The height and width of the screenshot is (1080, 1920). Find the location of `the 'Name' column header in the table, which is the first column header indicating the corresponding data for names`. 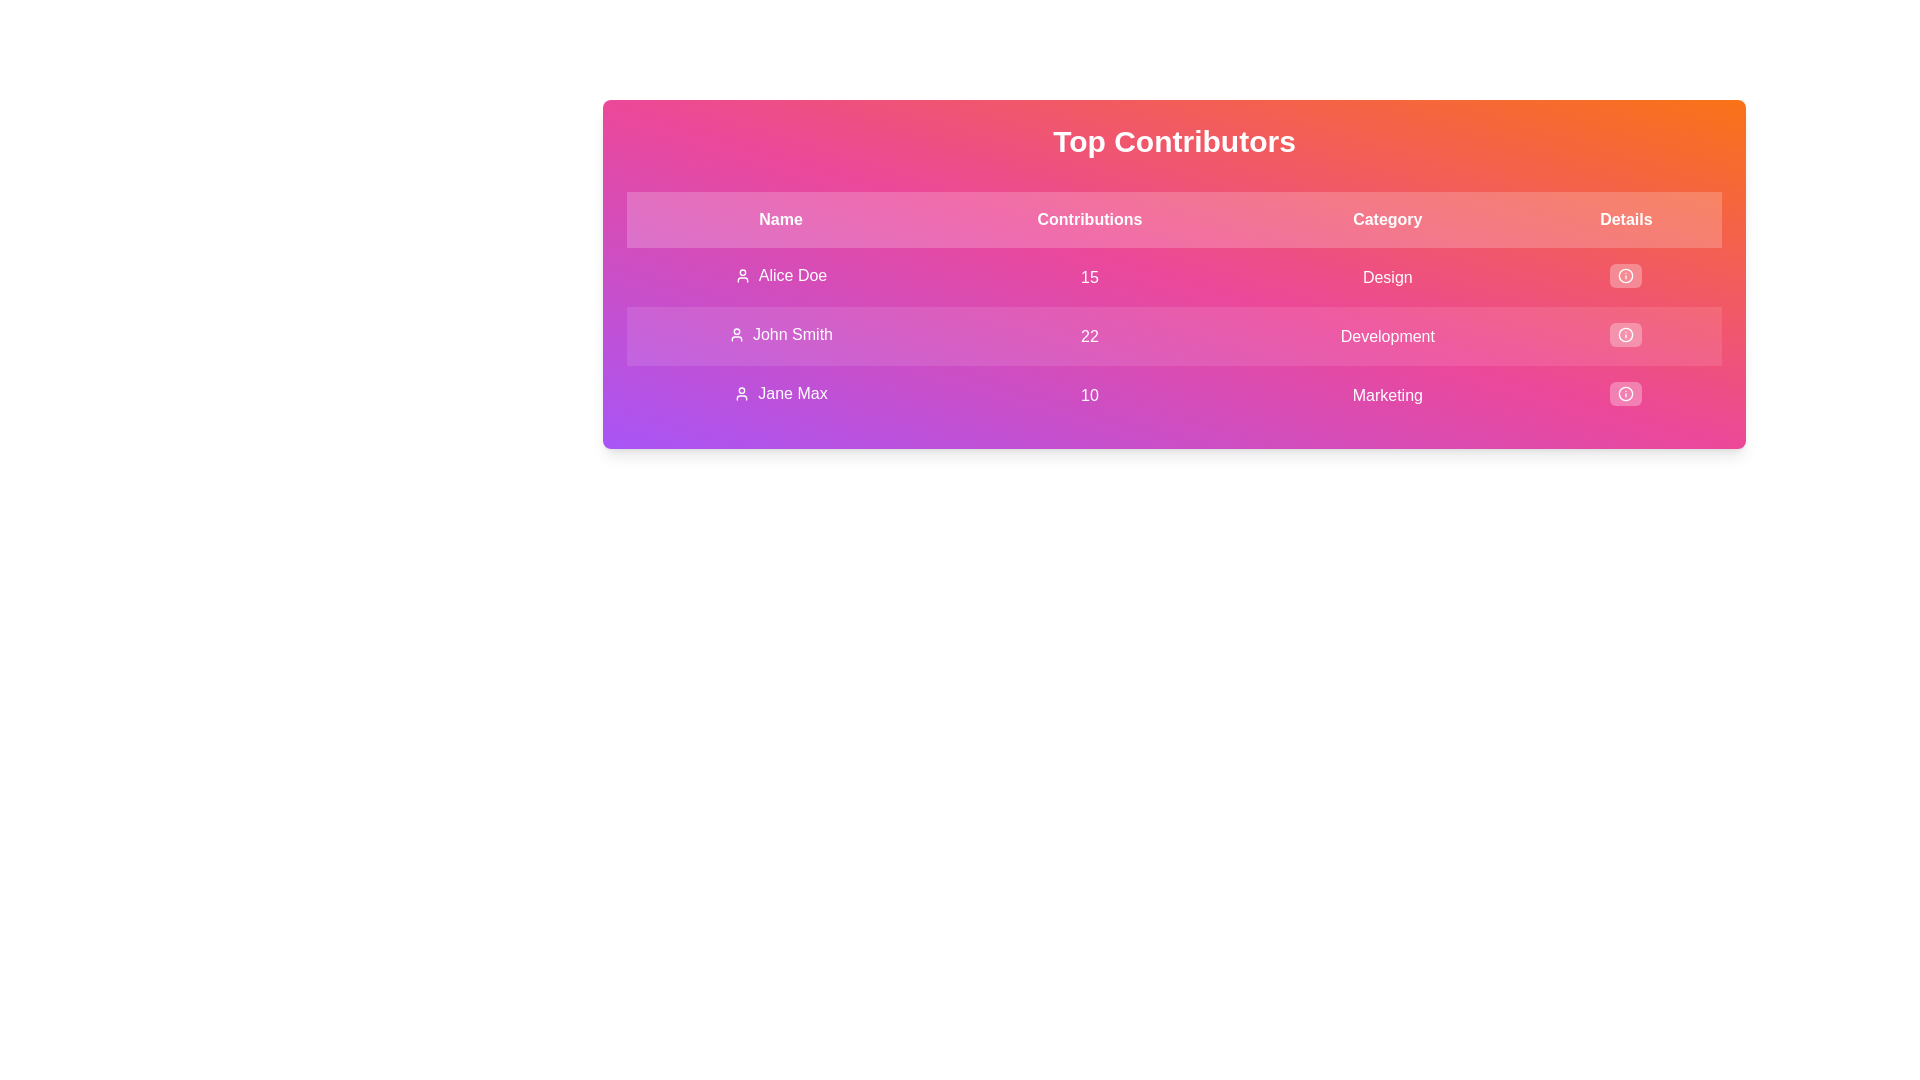

the 'Name' column header in the table, which is the first column header indicating the corresponding data for names is located at coordinates (780, 219).